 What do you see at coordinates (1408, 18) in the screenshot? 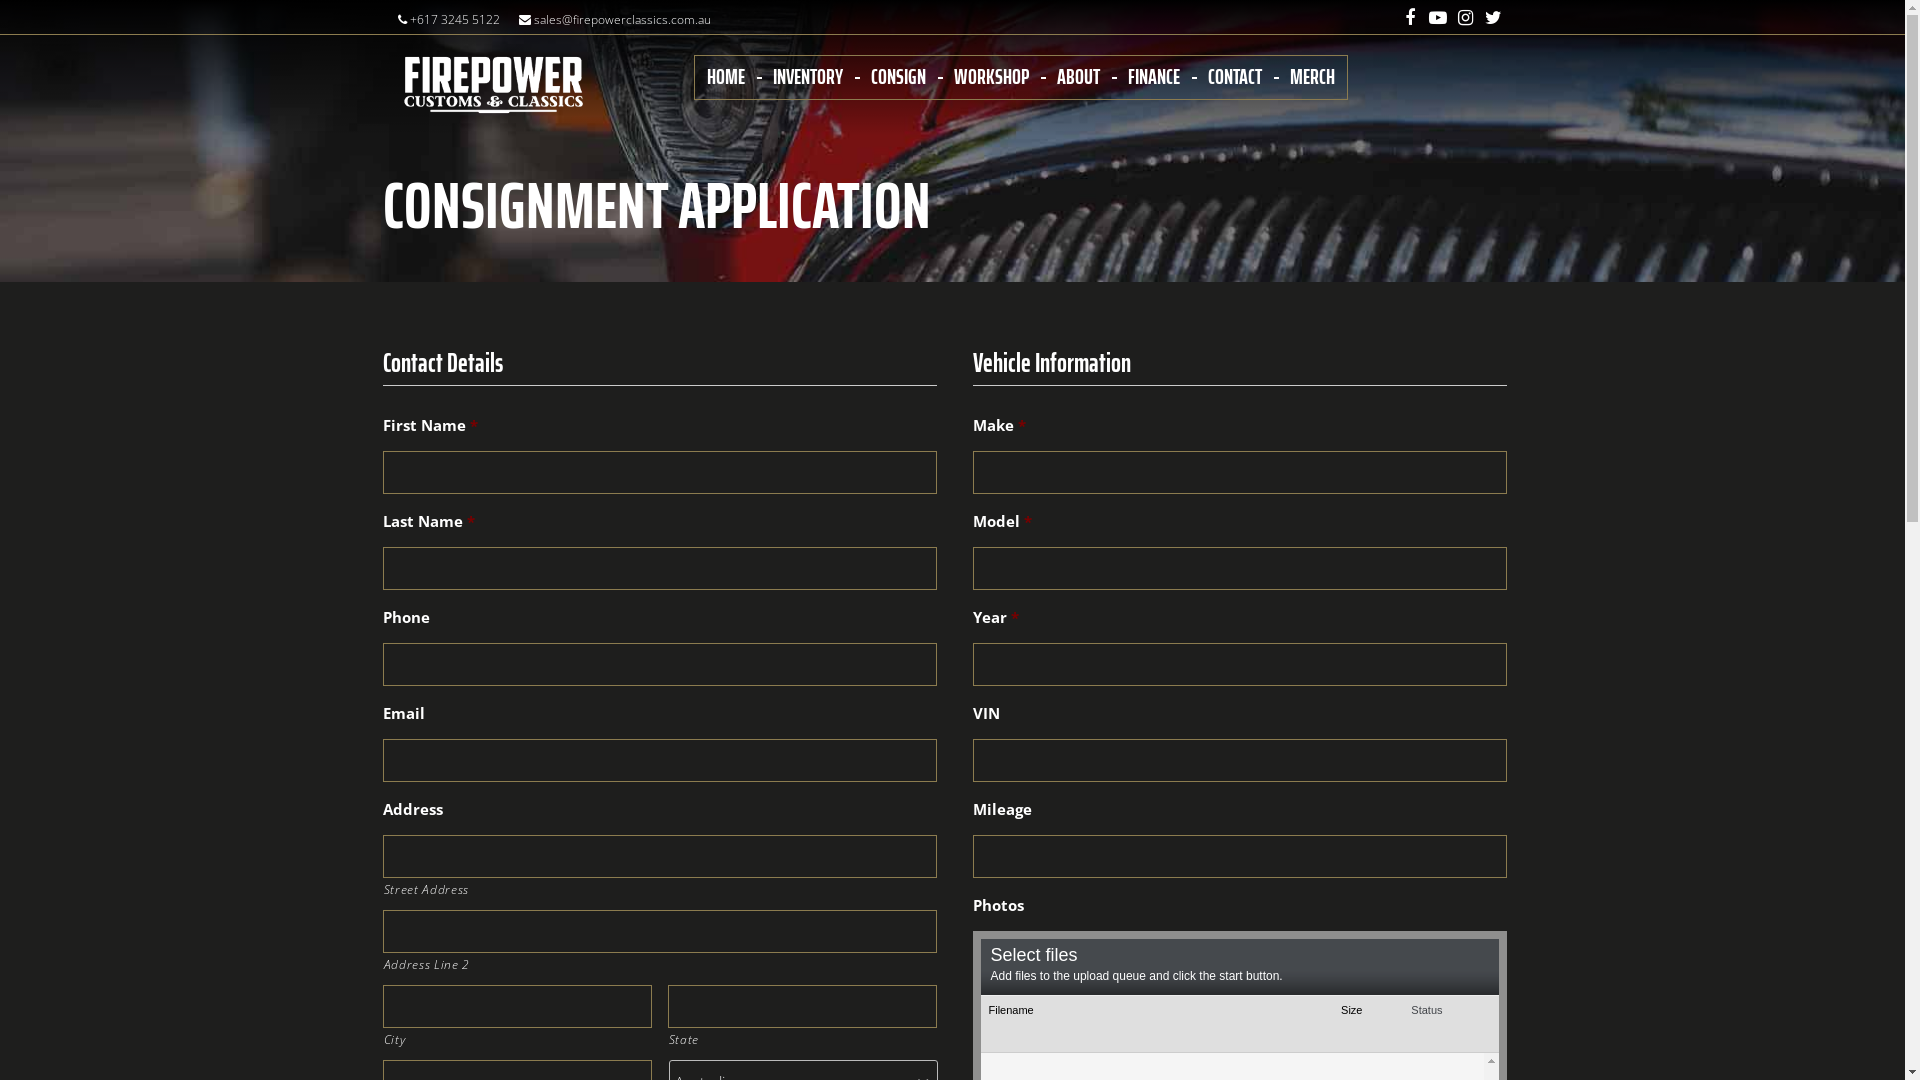
I see `'Facebook'` at bounding box center [1408, 18].